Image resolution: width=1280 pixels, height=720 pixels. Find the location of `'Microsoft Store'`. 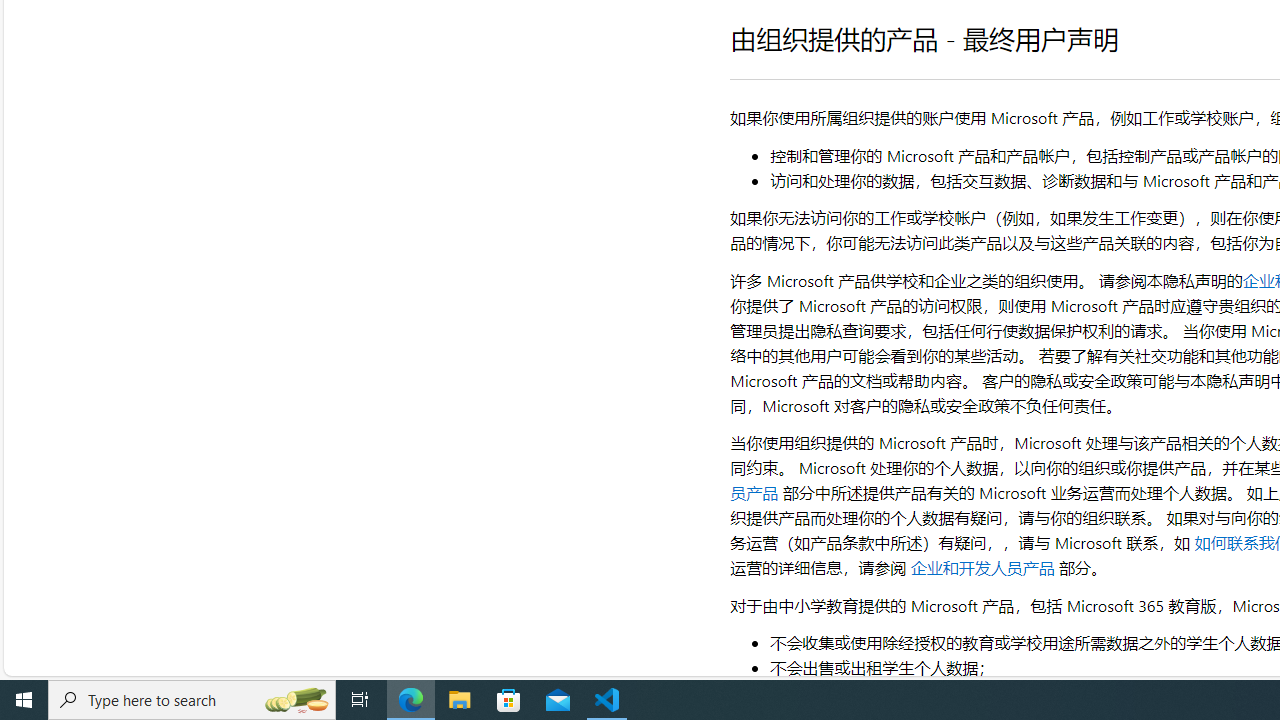

'Microsoft Store' is located at coordinates (509, 698).